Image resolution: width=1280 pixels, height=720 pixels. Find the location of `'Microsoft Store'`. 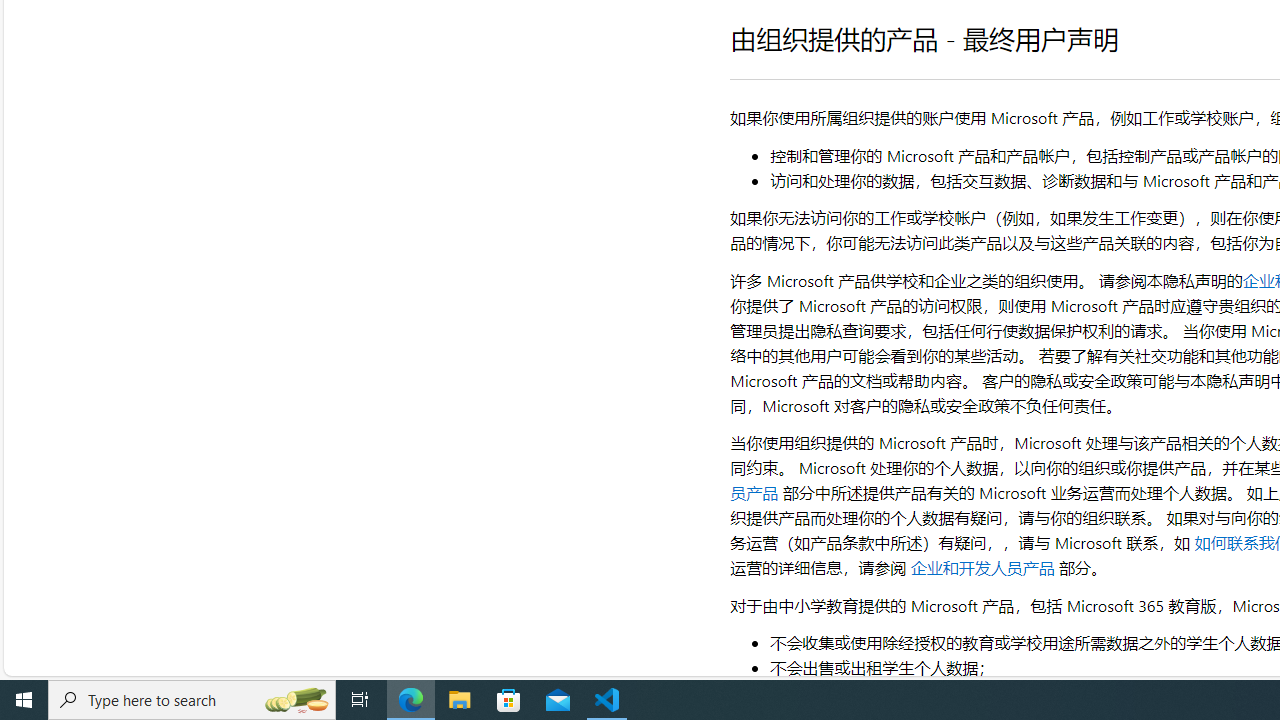

'Microsoft Store' is located at coordinates (509, 698).